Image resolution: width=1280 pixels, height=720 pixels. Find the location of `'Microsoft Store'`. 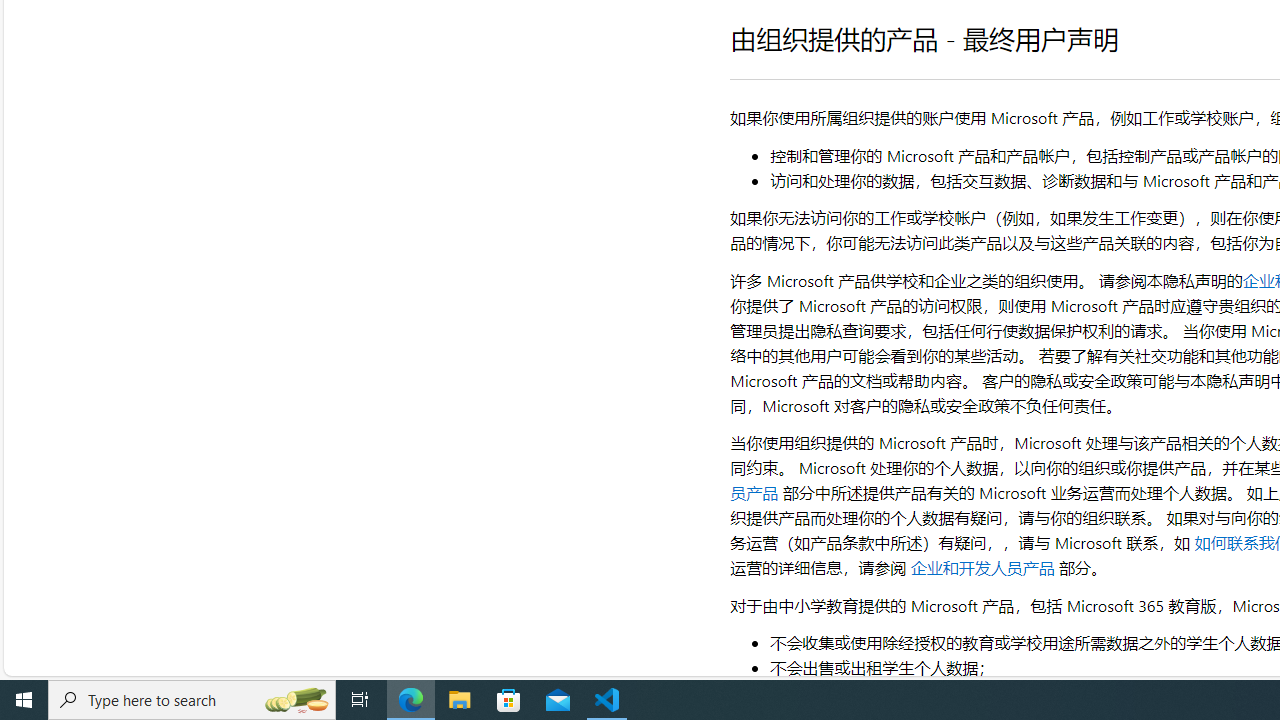

'Microsoft Store' is located at coordinates (509, 698).